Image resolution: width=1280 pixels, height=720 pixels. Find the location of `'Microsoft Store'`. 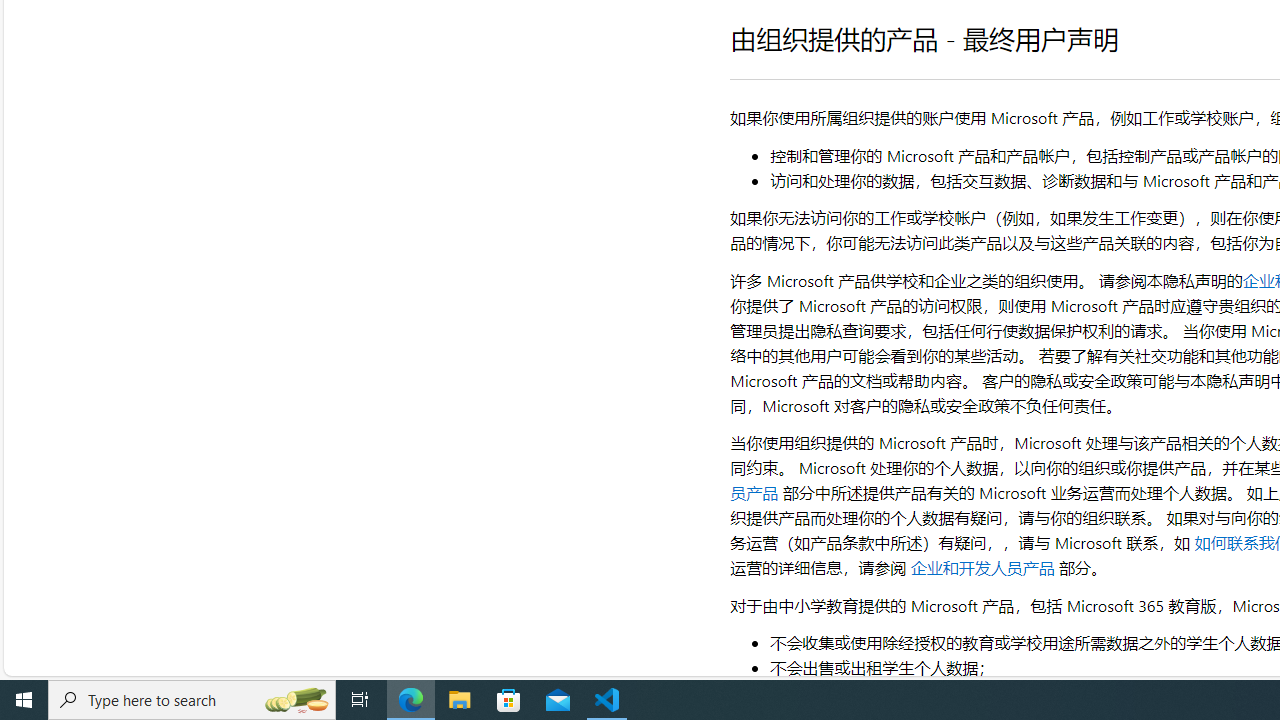

'Microsoft Store' is located at coordinates (509, 698).